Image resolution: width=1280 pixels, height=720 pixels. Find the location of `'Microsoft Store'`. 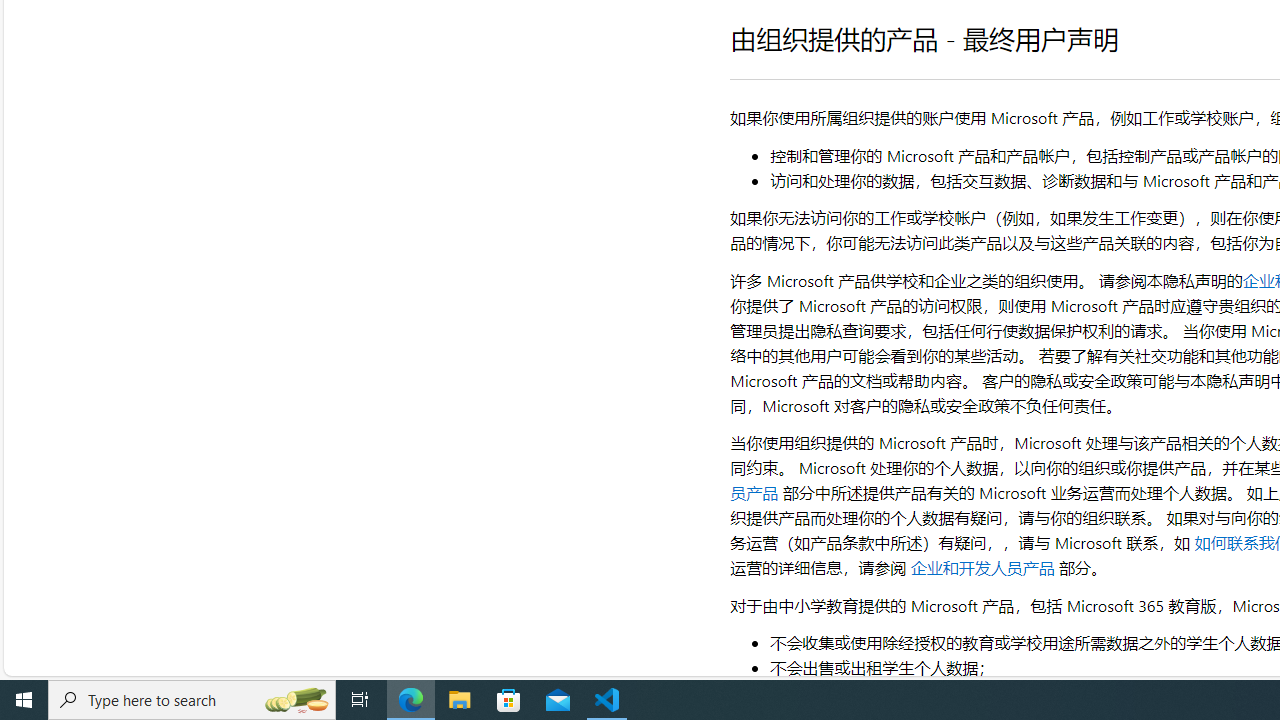

'Microsoft Store' is located at coordinates (509, 698).